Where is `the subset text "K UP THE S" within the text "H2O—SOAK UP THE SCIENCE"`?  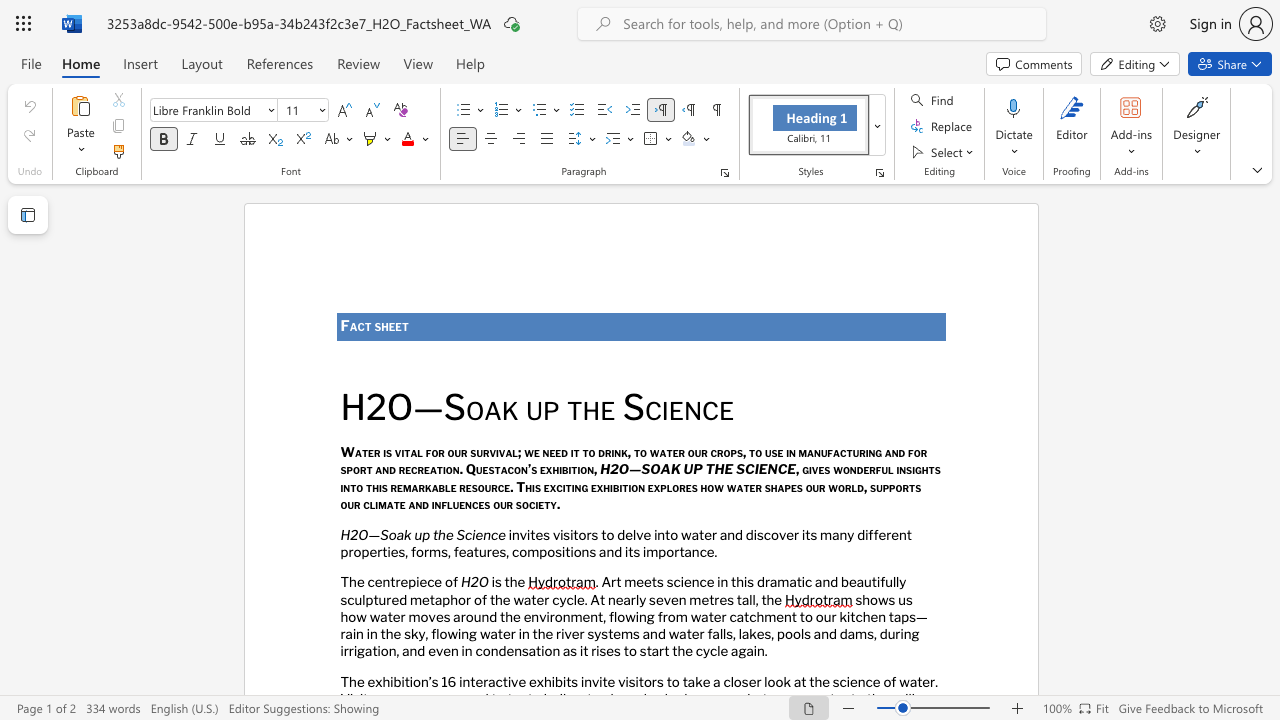
the subset text "K UP THE S" within the text "H2O—SOAK UP THE SCIENCE" is located at coordinates (670, 469).